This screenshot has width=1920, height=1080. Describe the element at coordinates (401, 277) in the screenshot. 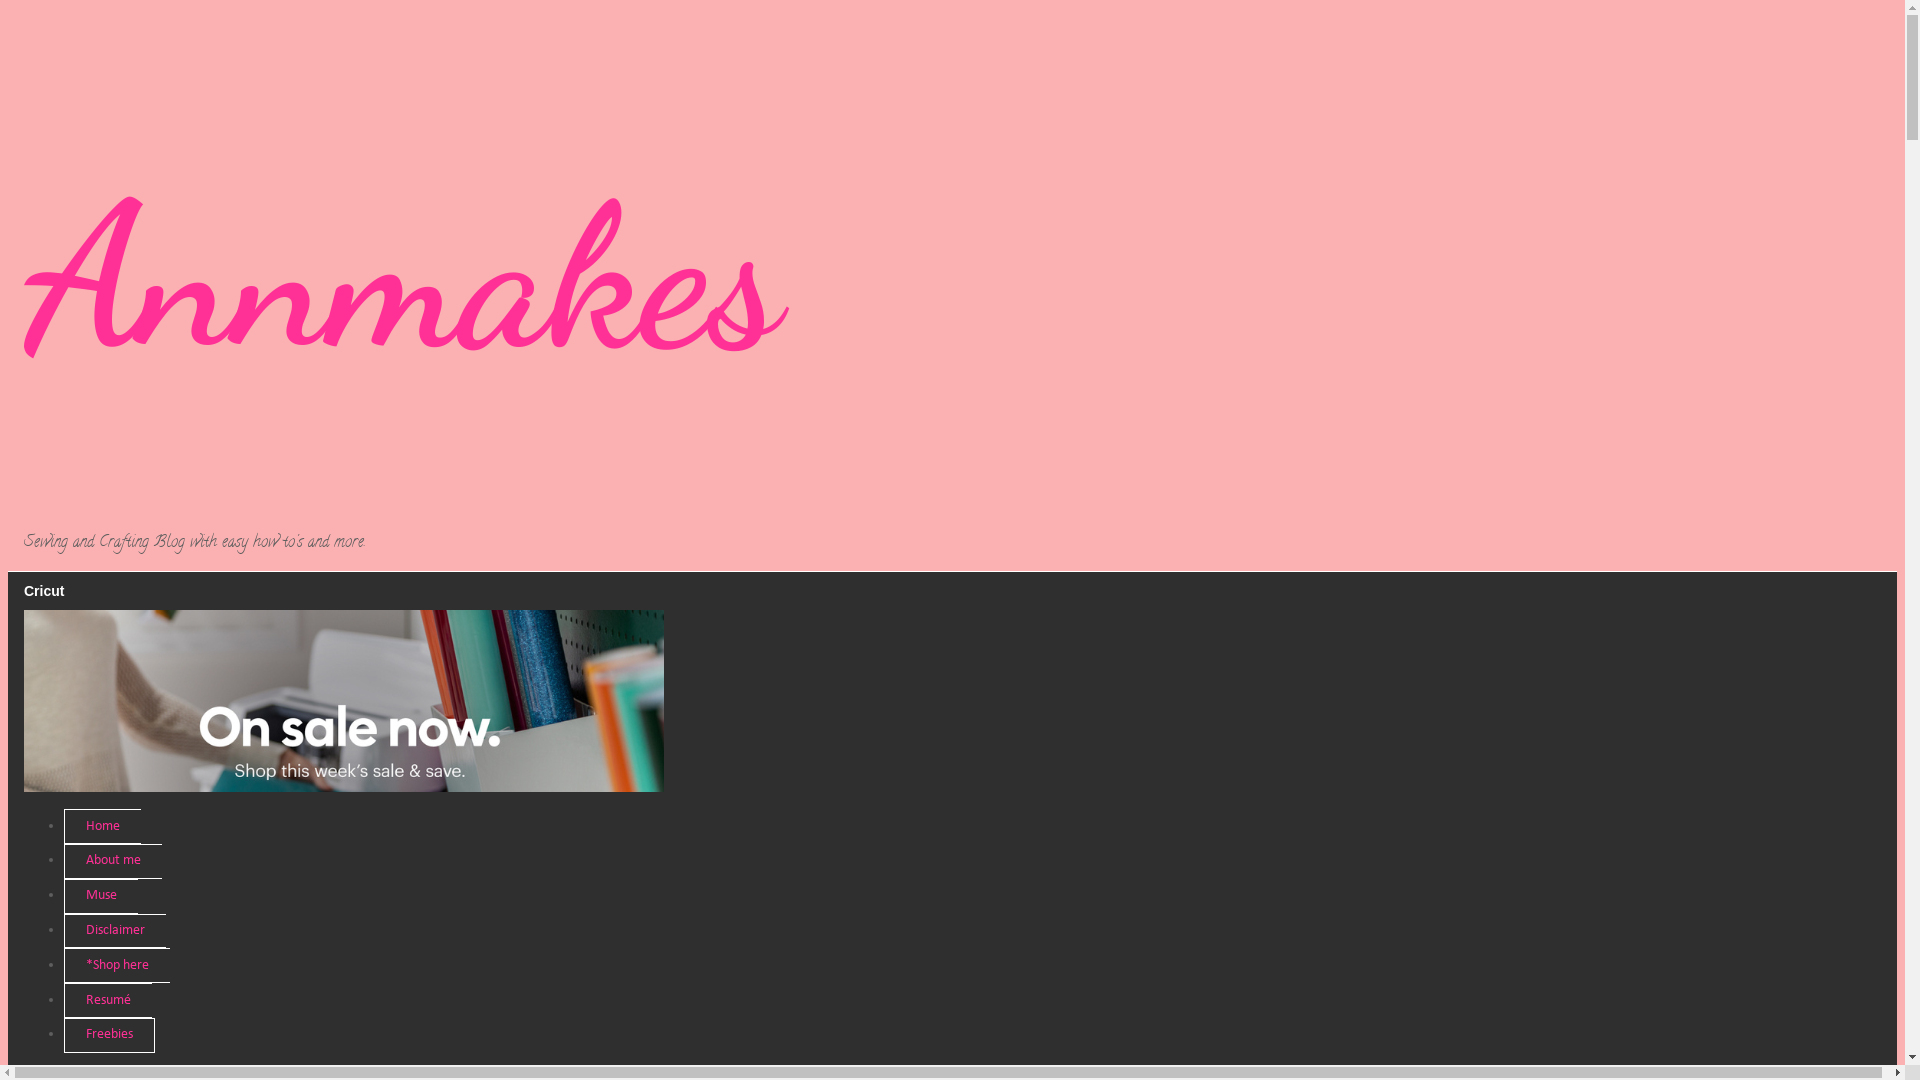

I see `'Annmakes'` at that location.